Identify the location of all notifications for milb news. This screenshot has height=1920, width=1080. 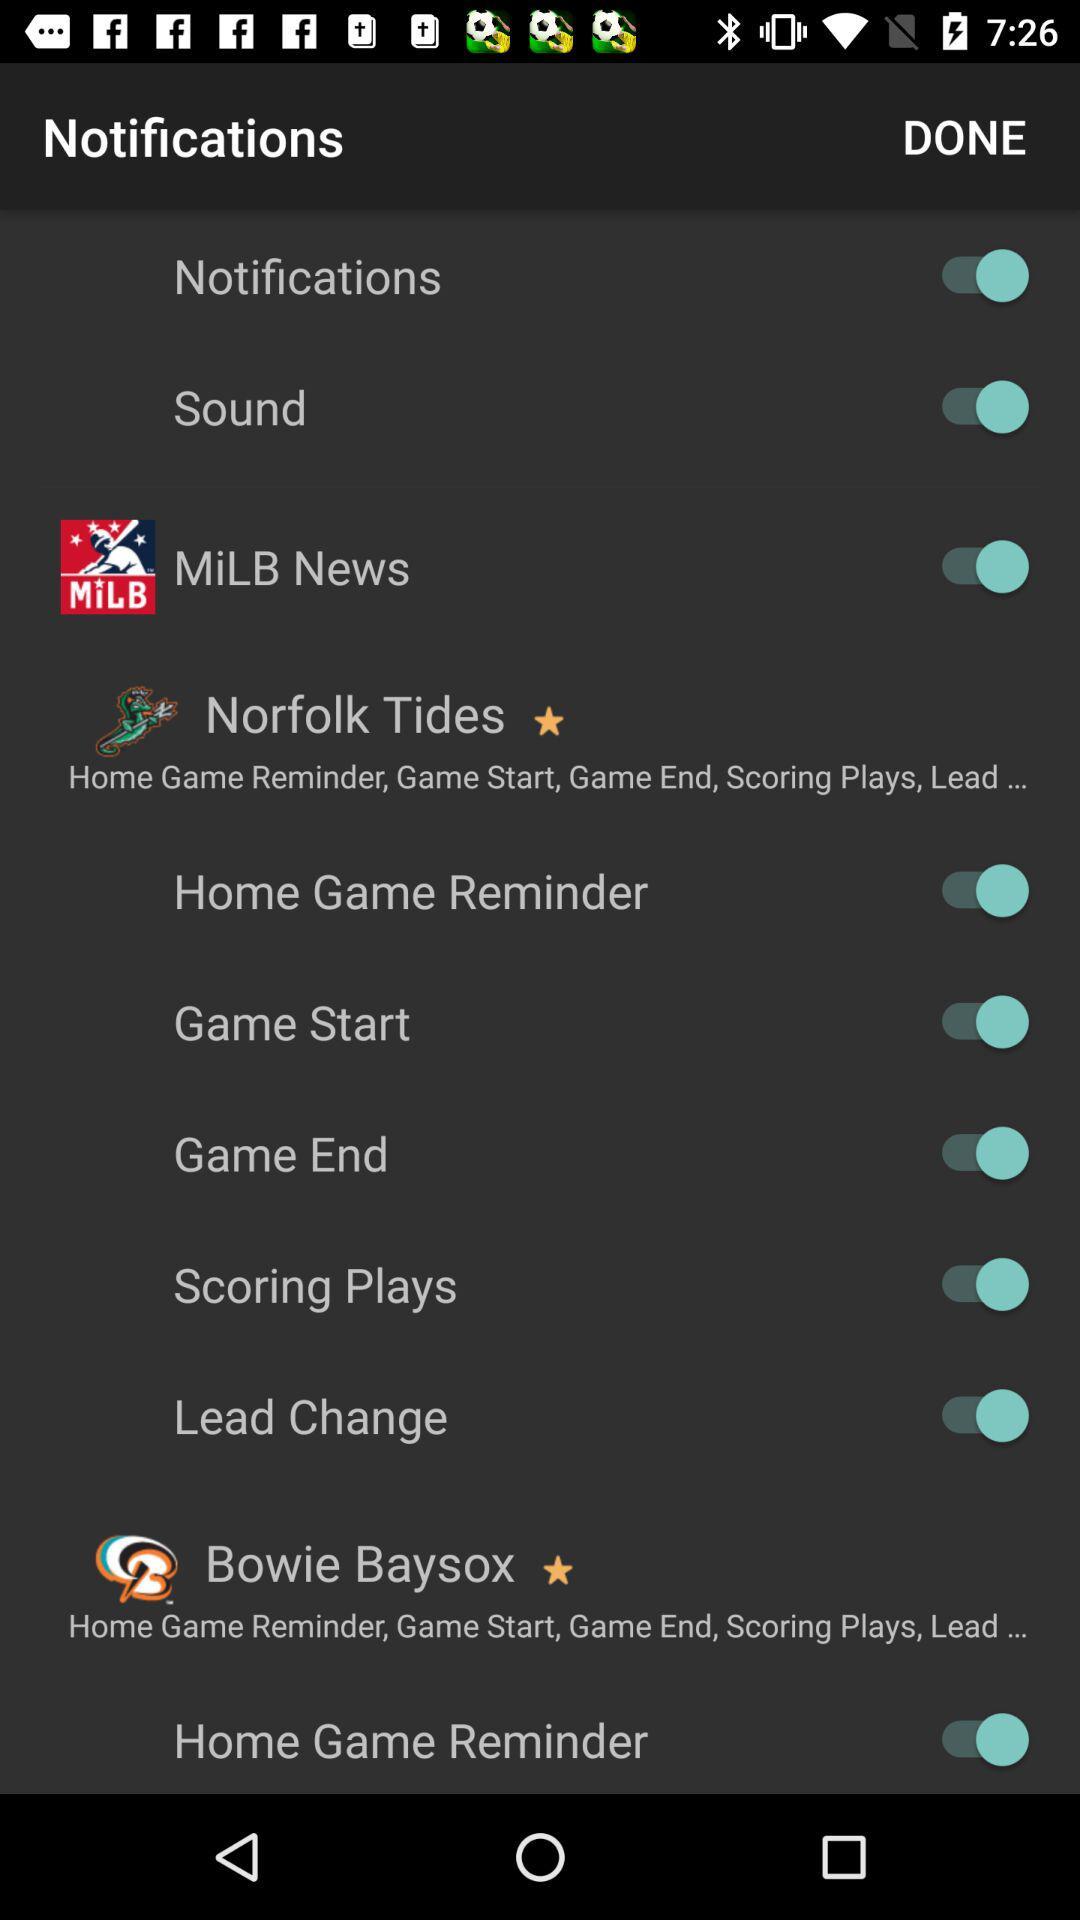
(974, 565).